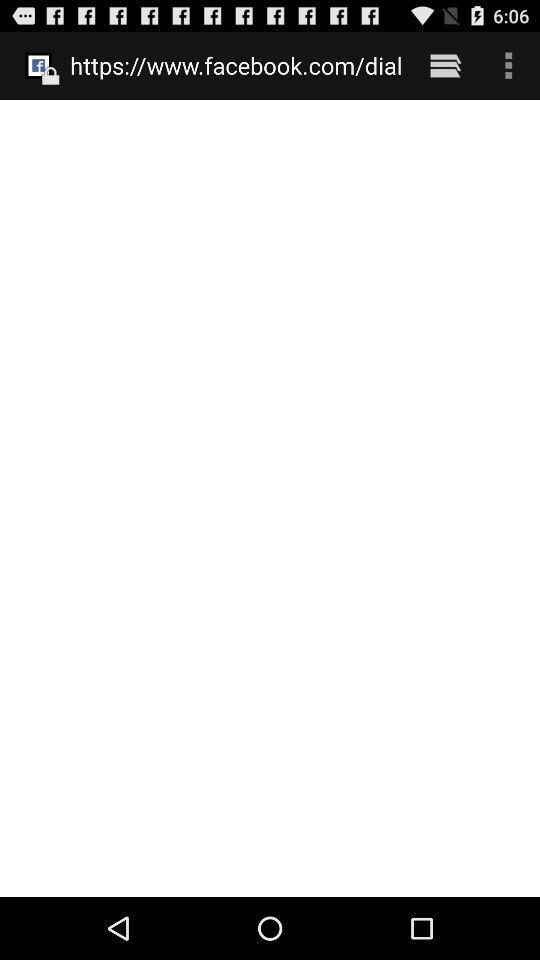  What do you see at coordinates (270, 497) in the screenshot?
I see `the icon below the https www facebook item` at bounding box center [270, 497].